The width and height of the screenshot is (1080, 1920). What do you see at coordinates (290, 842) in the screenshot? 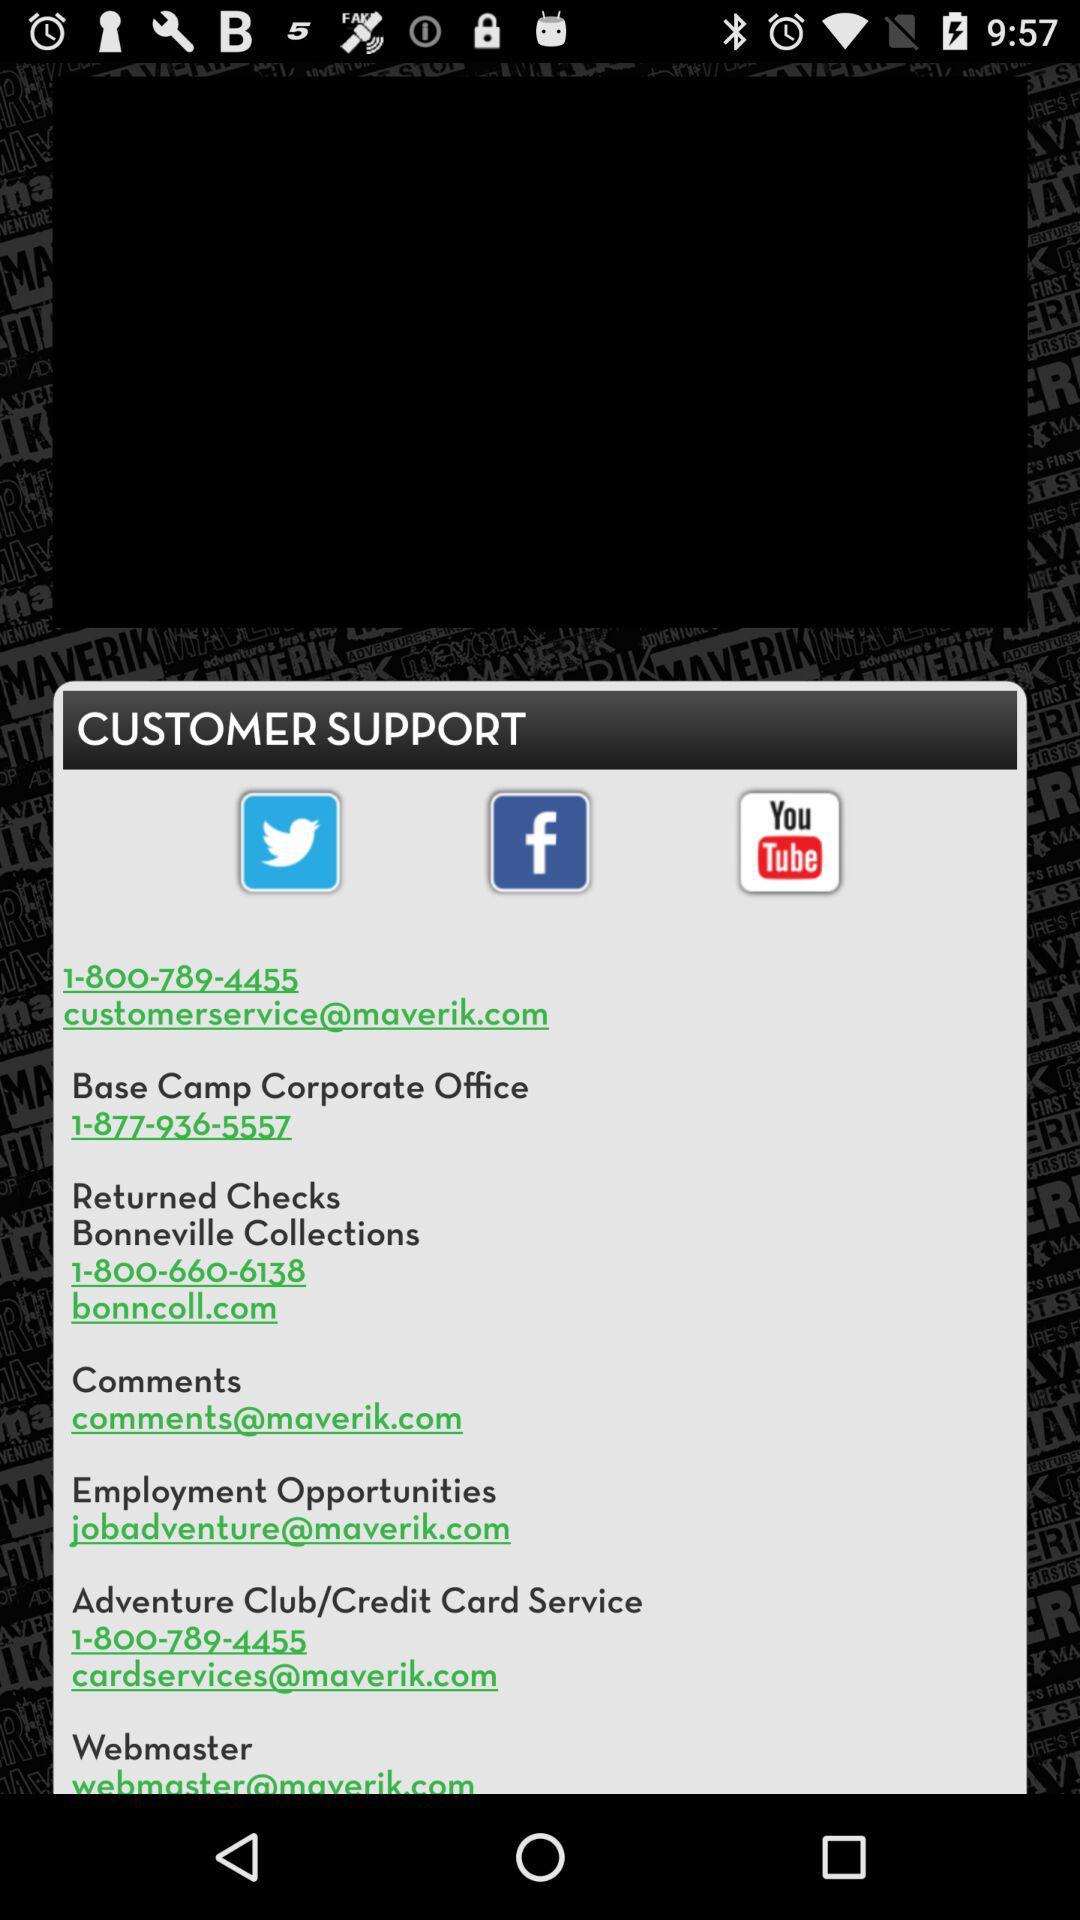
I see `company twitter` at bounding box center [290, 842].